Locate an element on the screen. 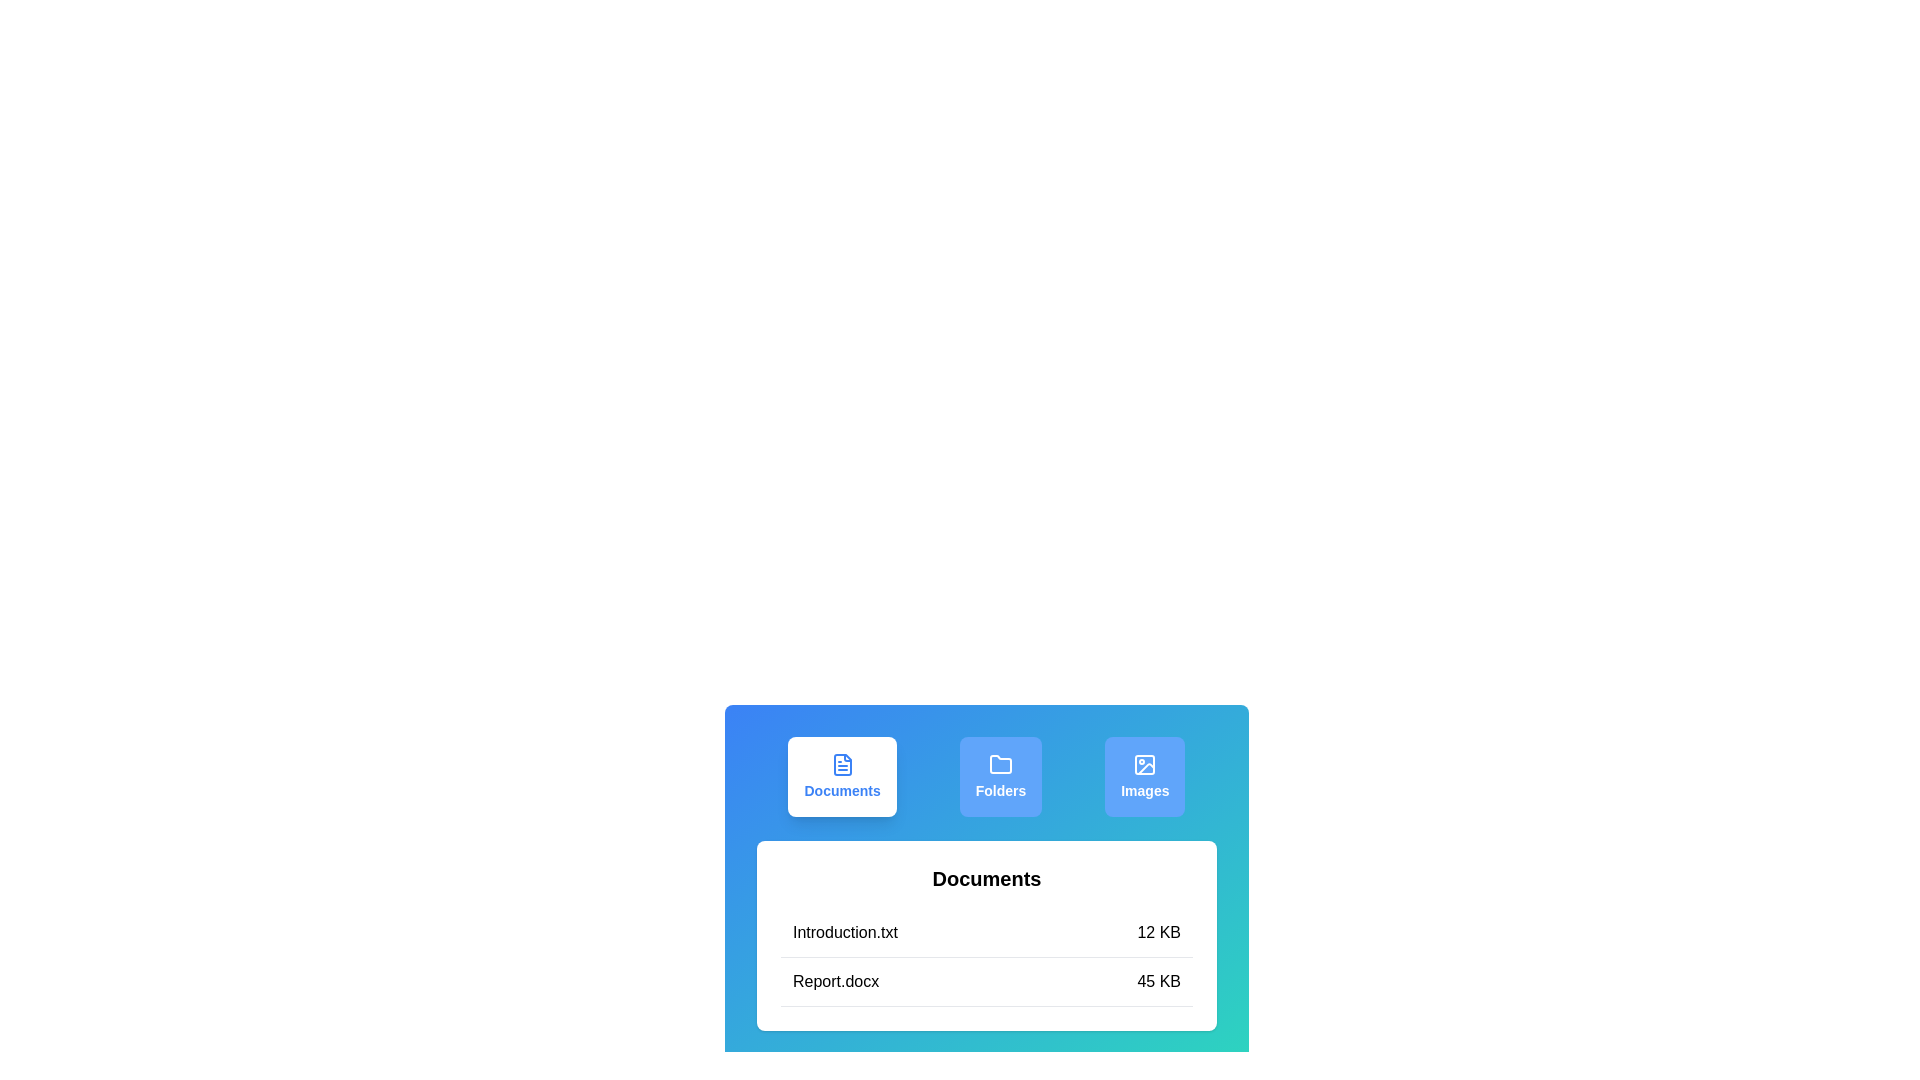 The width and height of the screenshot is (1920, 1080). the 'Introduction.txt' file name in the first row of the file list is located at coordinates (987, 933).